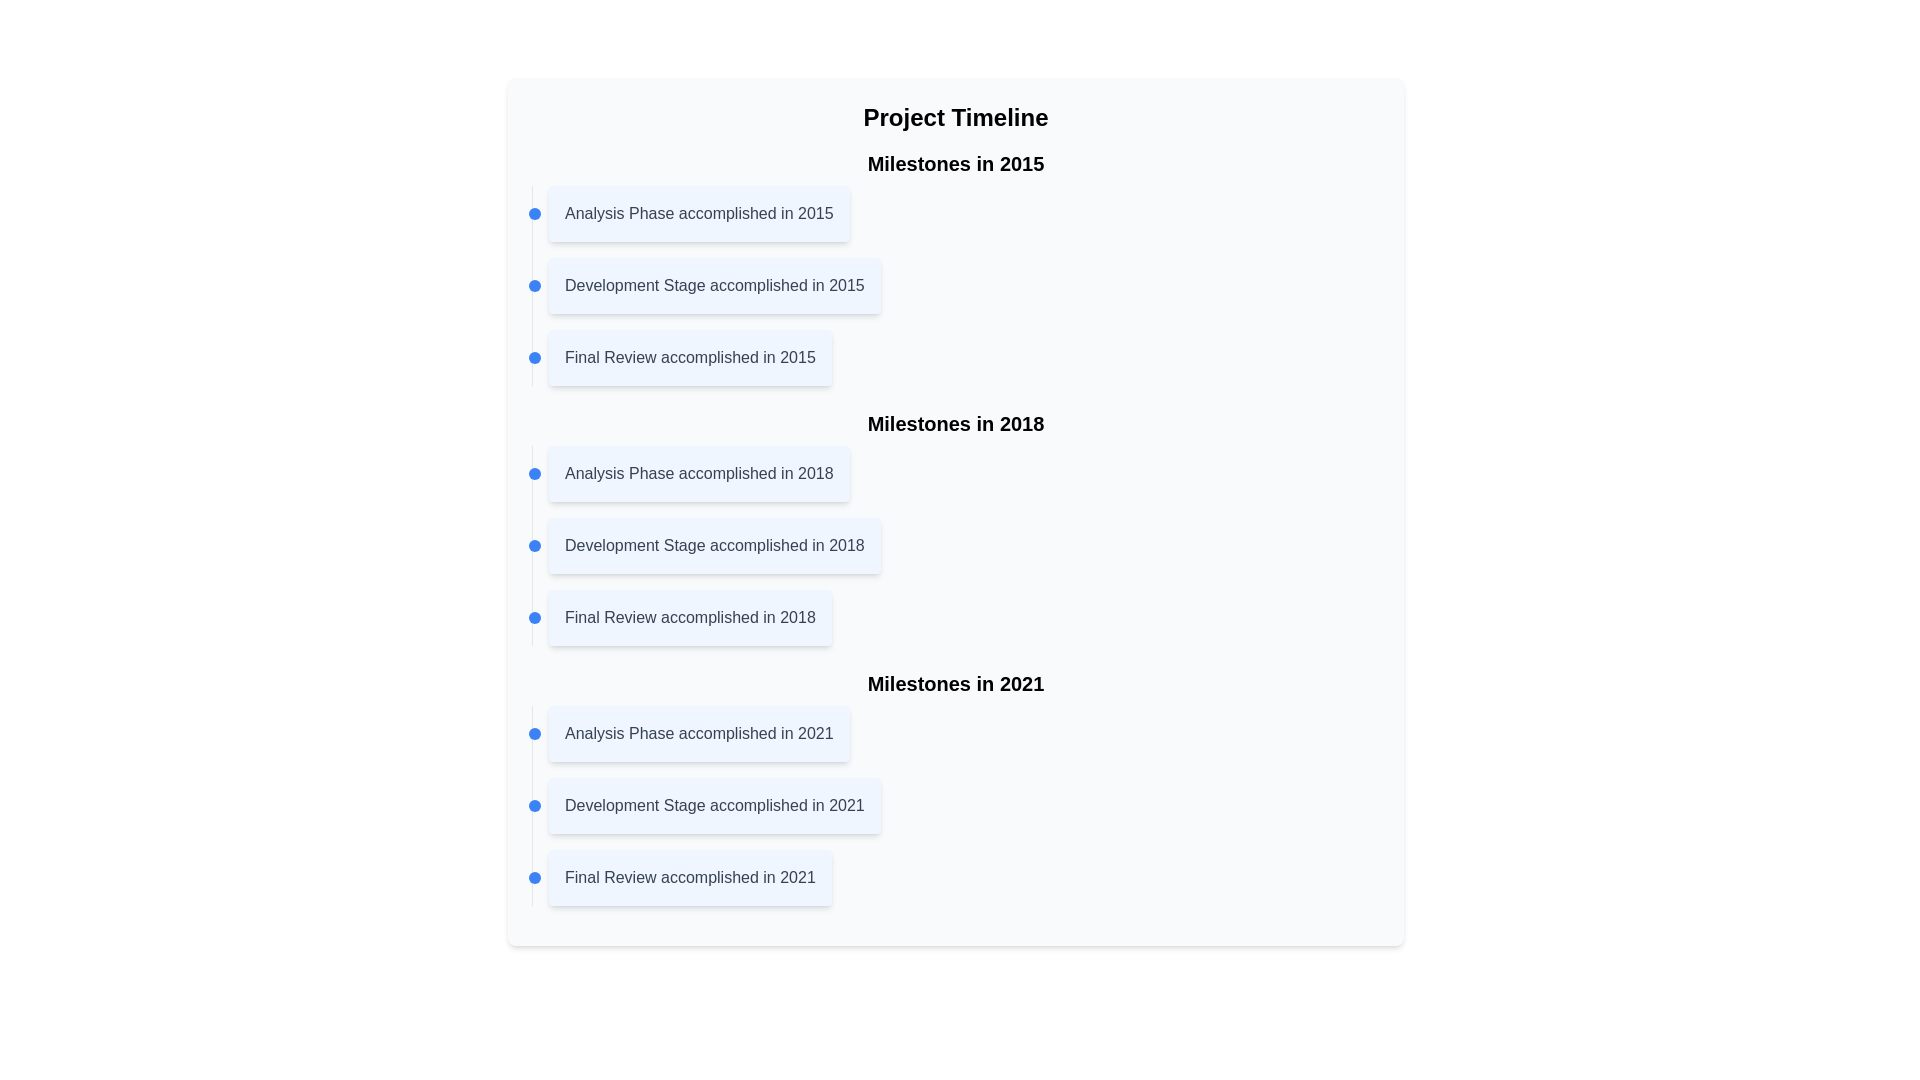  Describe the element at coordinates (954, 682) in the screenshot. I see `the heading 'Milestones in 2021', which is a bold text element located in the lower center of the layout, serving as the primary title for the 'Project Timeline' section` at that location.